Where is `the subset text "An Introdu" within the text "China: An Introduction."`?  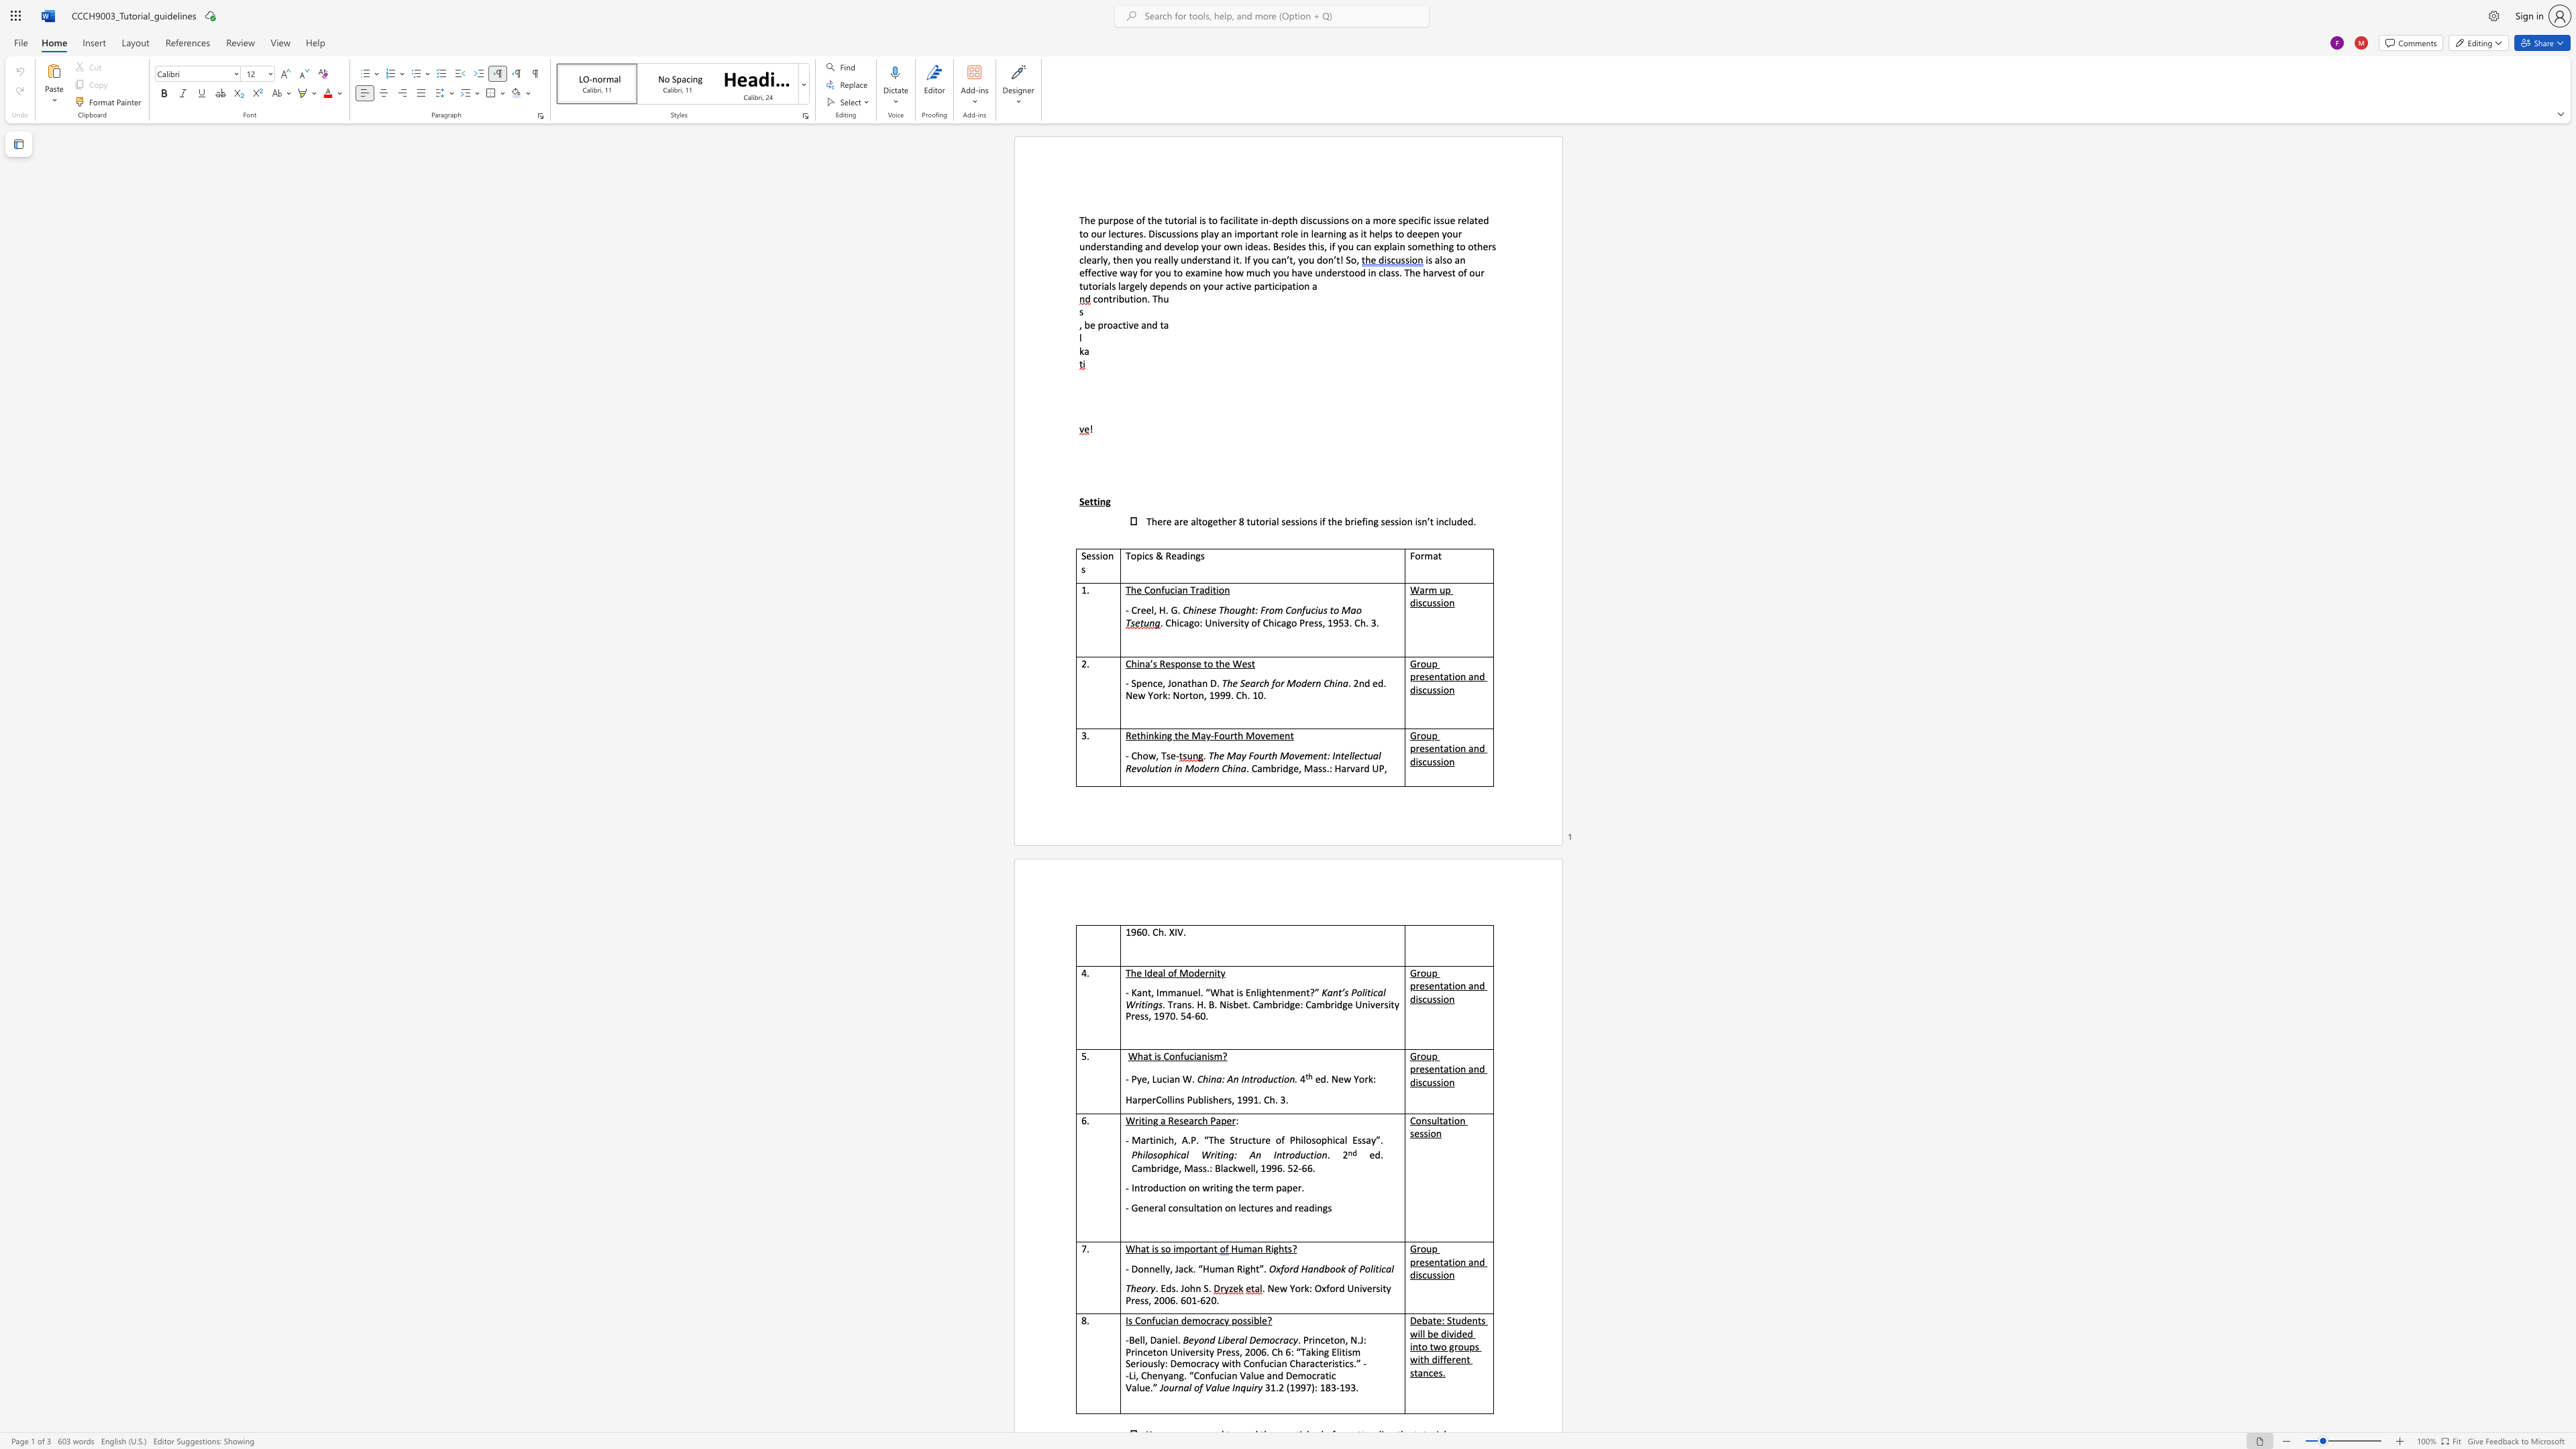 the subset text "An Introdu" within the text "China: An Introduction." is located at coordinates (1227, 1079).